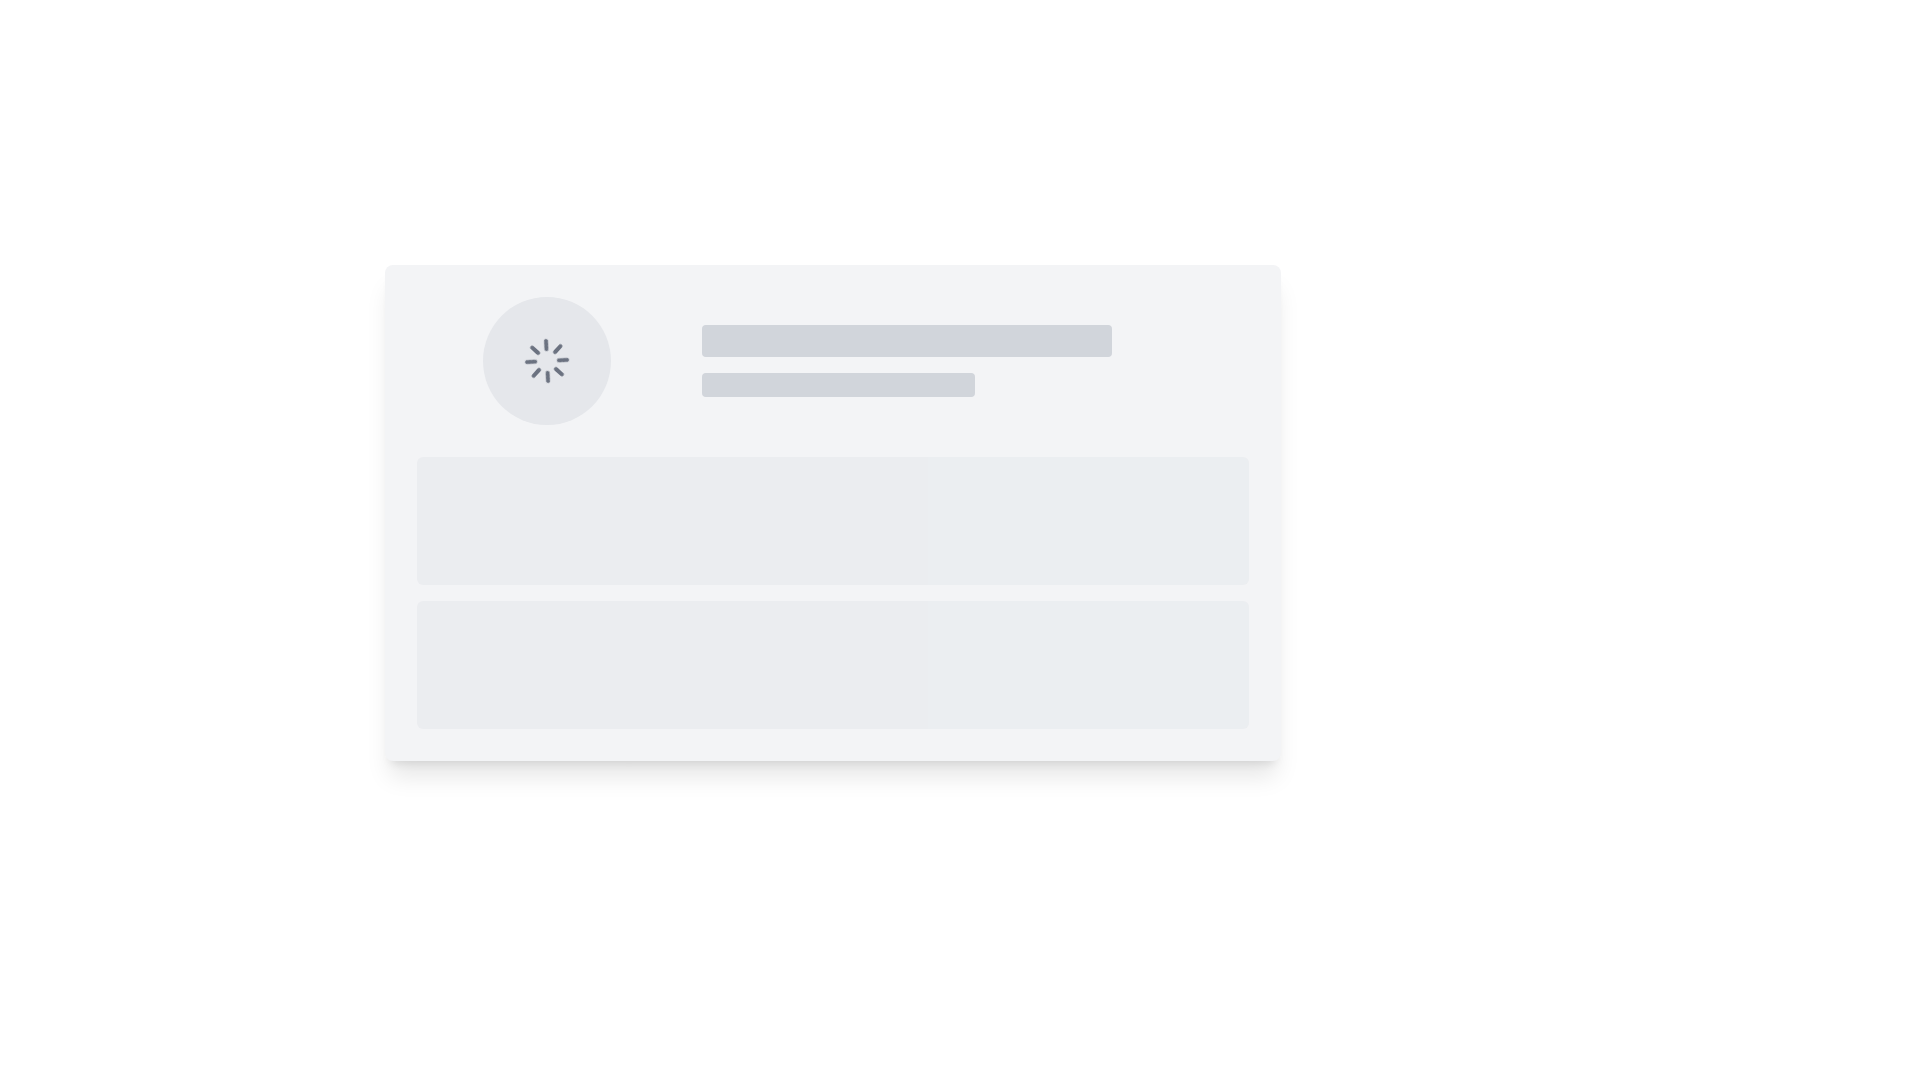  Describe the element at coordinates (832, 361) in the screenshot. I see `the grid layout containing a circular spinning loader icon in the left column and placeholder text in the right column` at that location.